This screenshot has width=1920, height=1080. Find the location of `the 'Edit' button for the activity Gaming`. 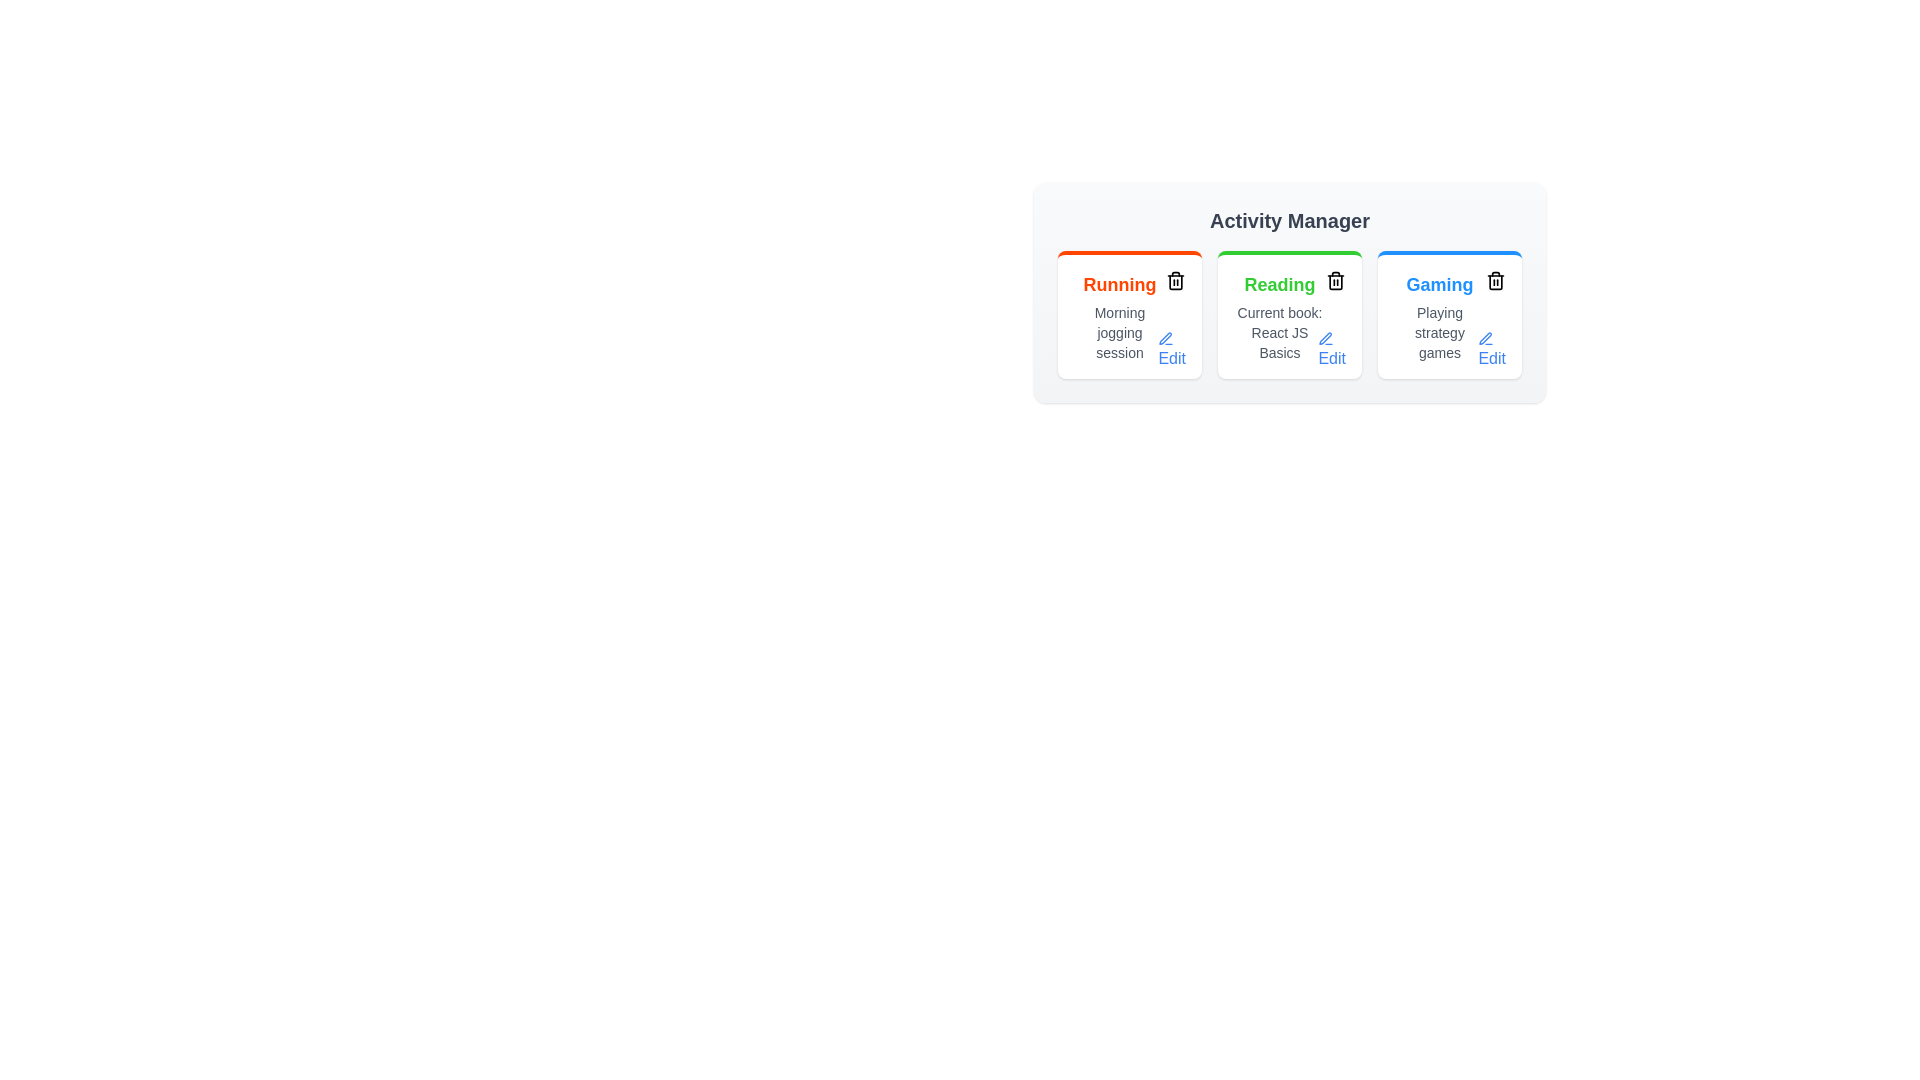

the 'Edit' button for the activity Gaming is located at coordinates (1492, 350).